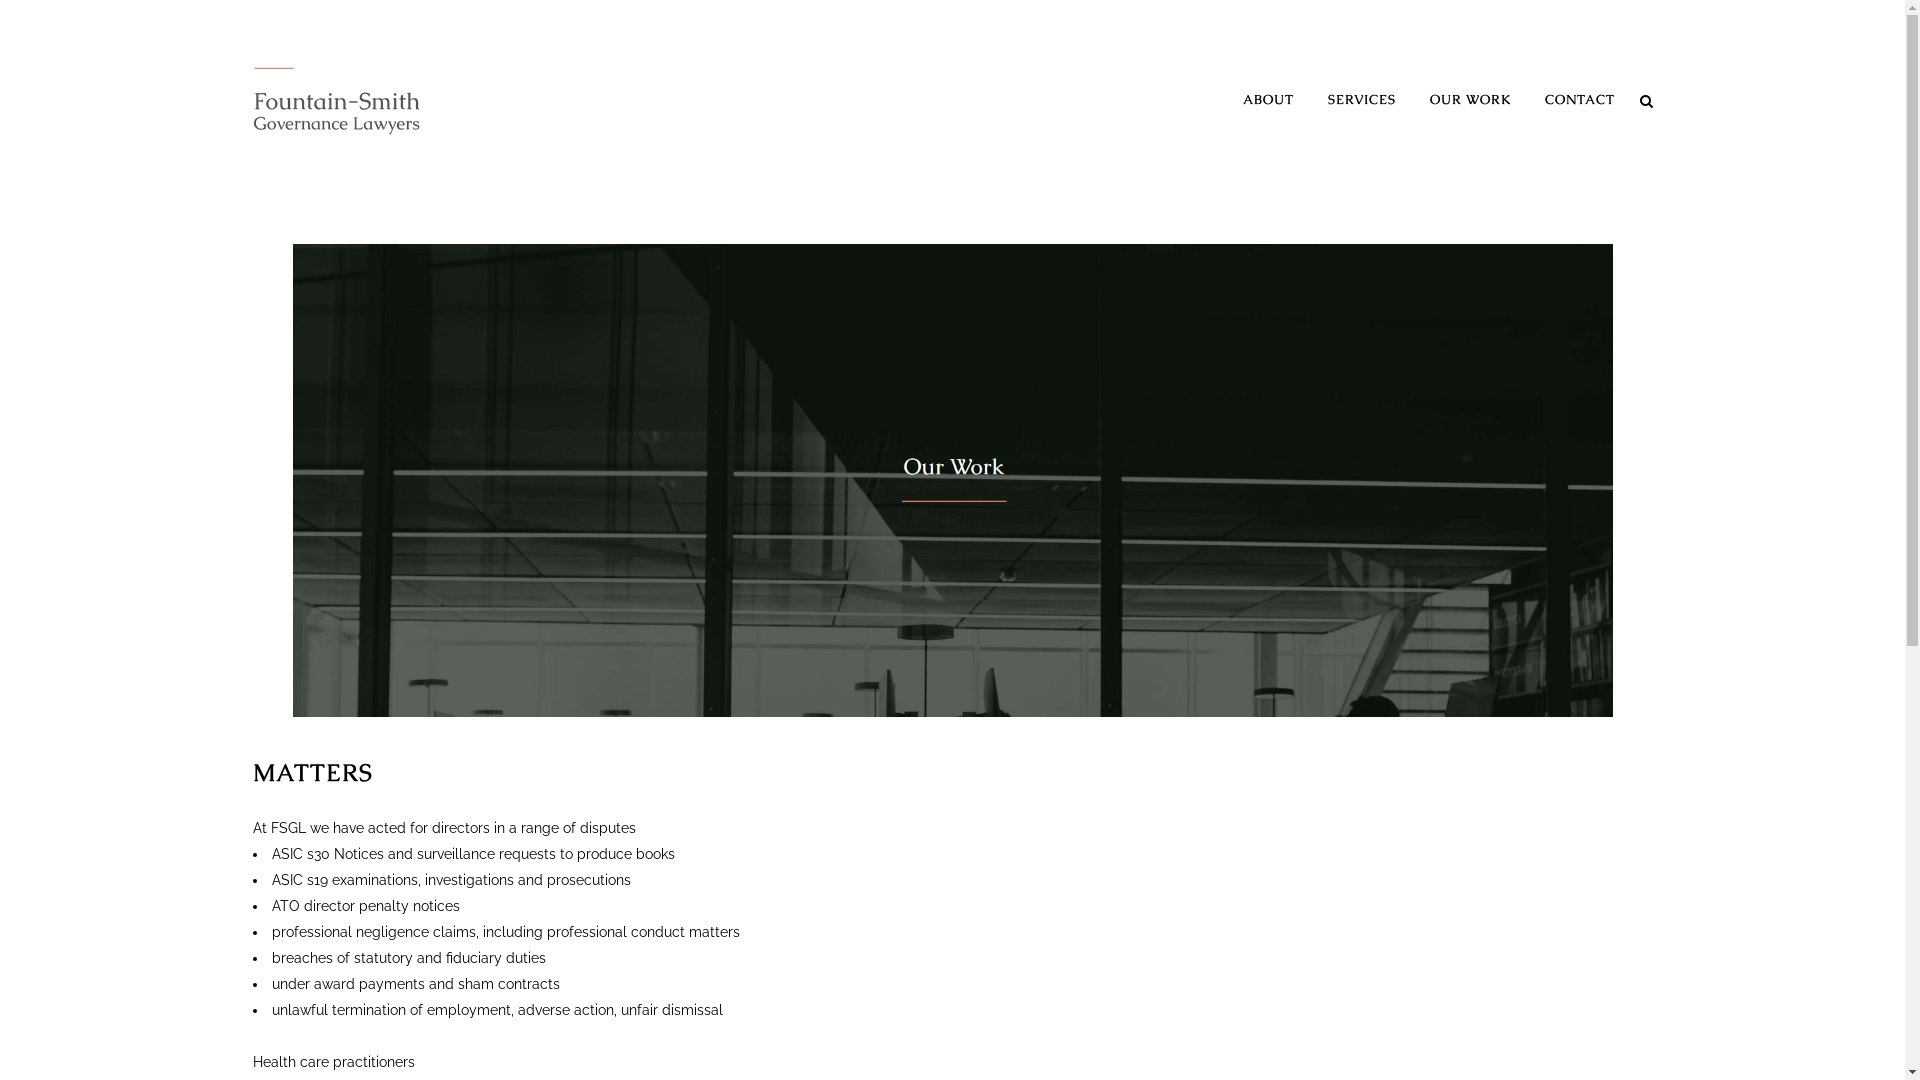 The image size is (1920, 1080). What do you see at coordinates (1267, 100) in the screenshot?
I see `'ABOUT'` at bounding box center [1267, 100].